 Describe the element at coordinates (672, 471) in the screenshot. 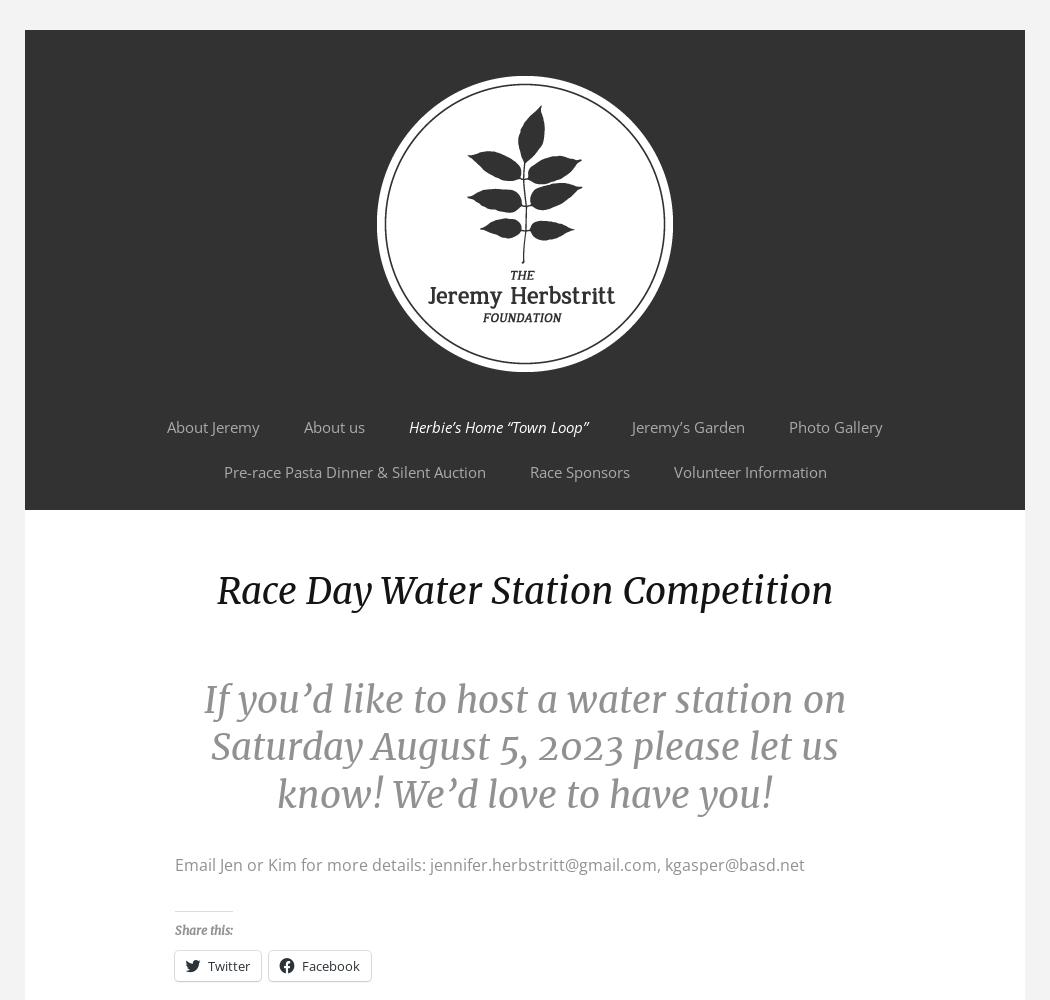

I see `'Volunteer Information'` at that location.